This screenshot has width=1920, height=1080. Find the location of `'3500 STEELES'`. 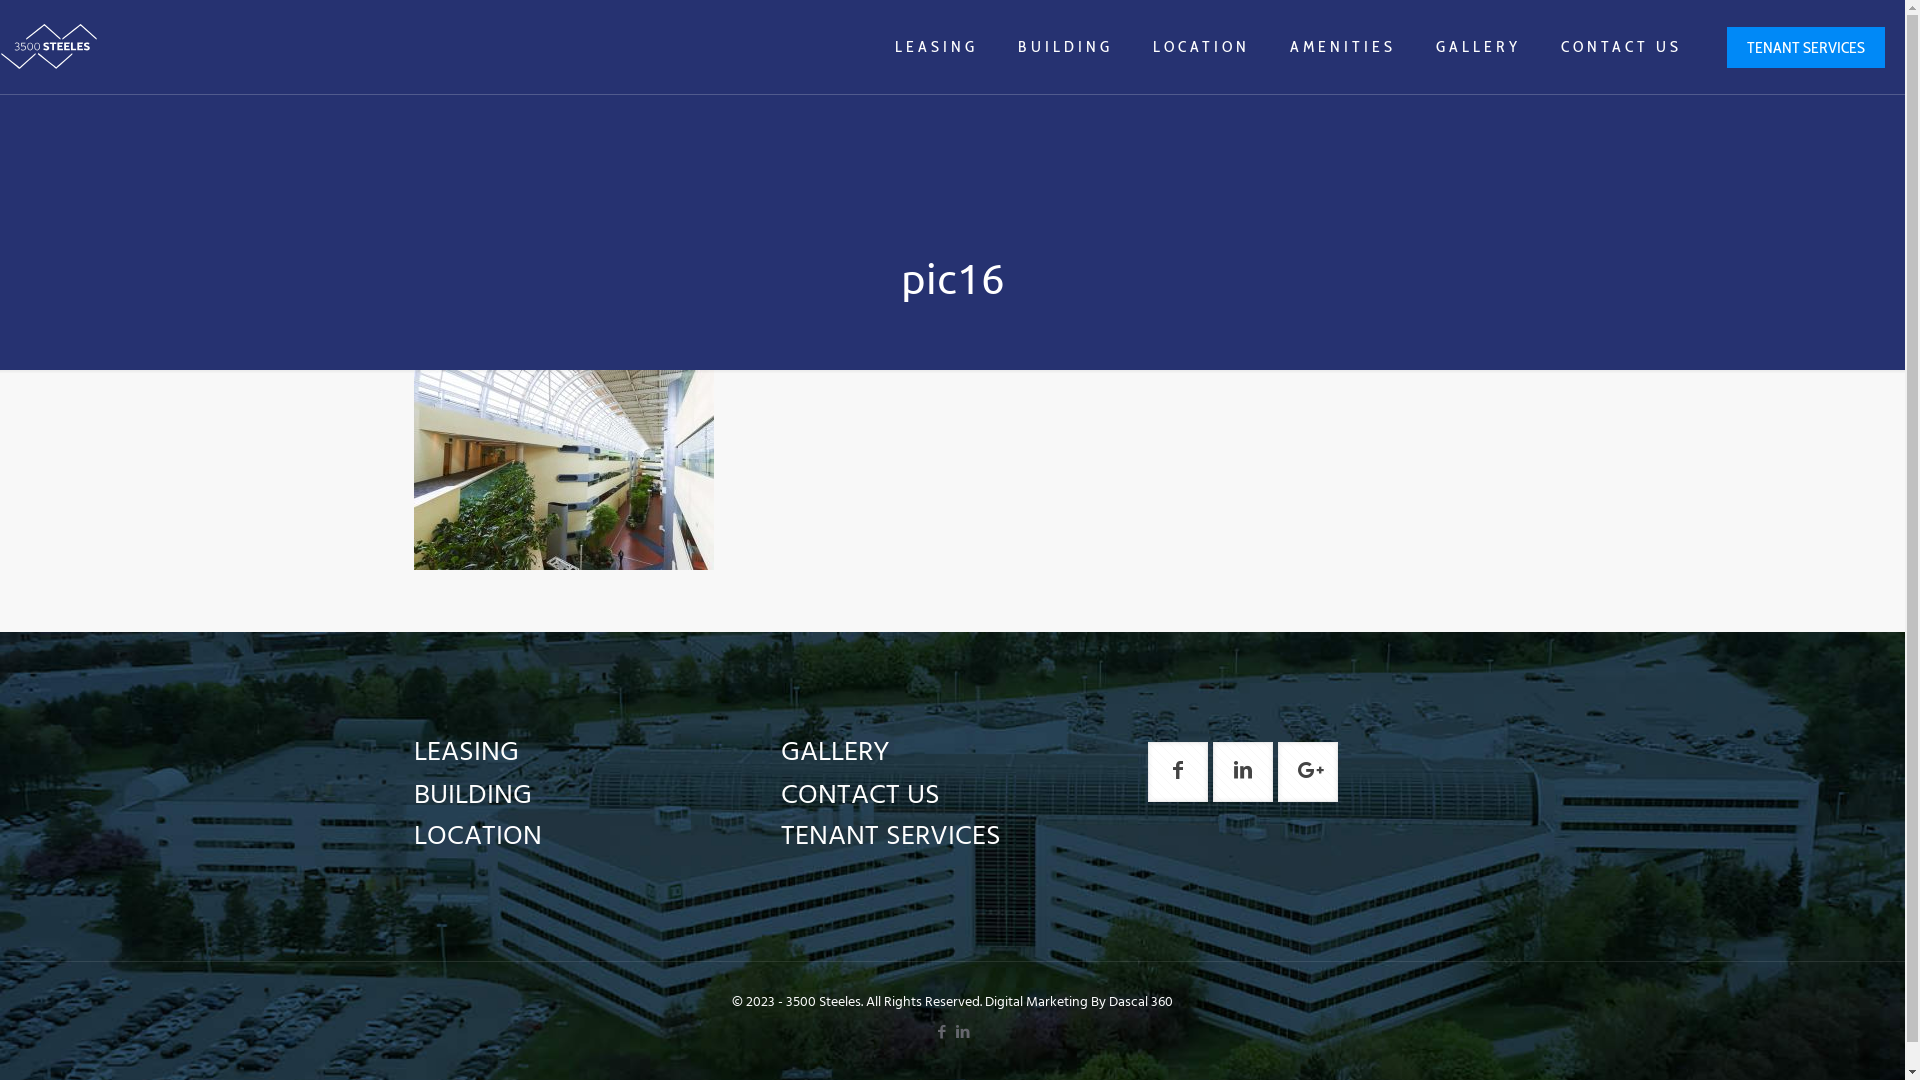

'3500 STEELES' is located at coordinates (49, 45).